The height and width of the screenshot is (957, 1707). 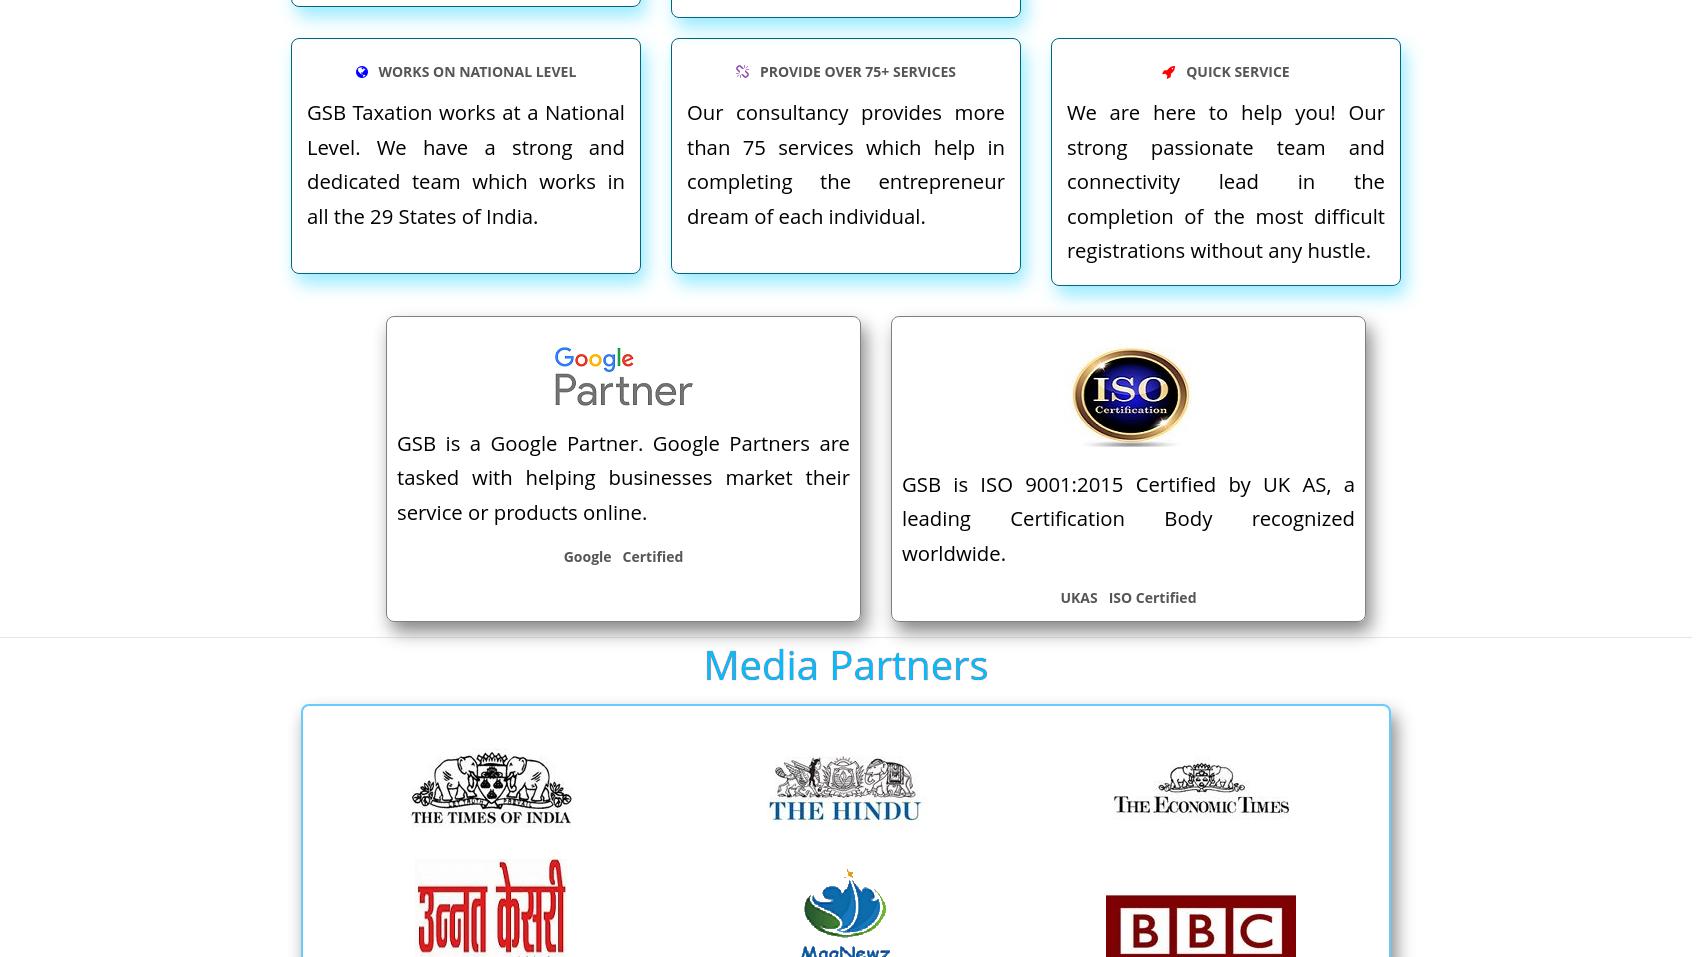 I want to click on 'Our consultancy provides more than 75 services which help in completing the entrepreneur dream of each individual.', so click(x=845, y=163).